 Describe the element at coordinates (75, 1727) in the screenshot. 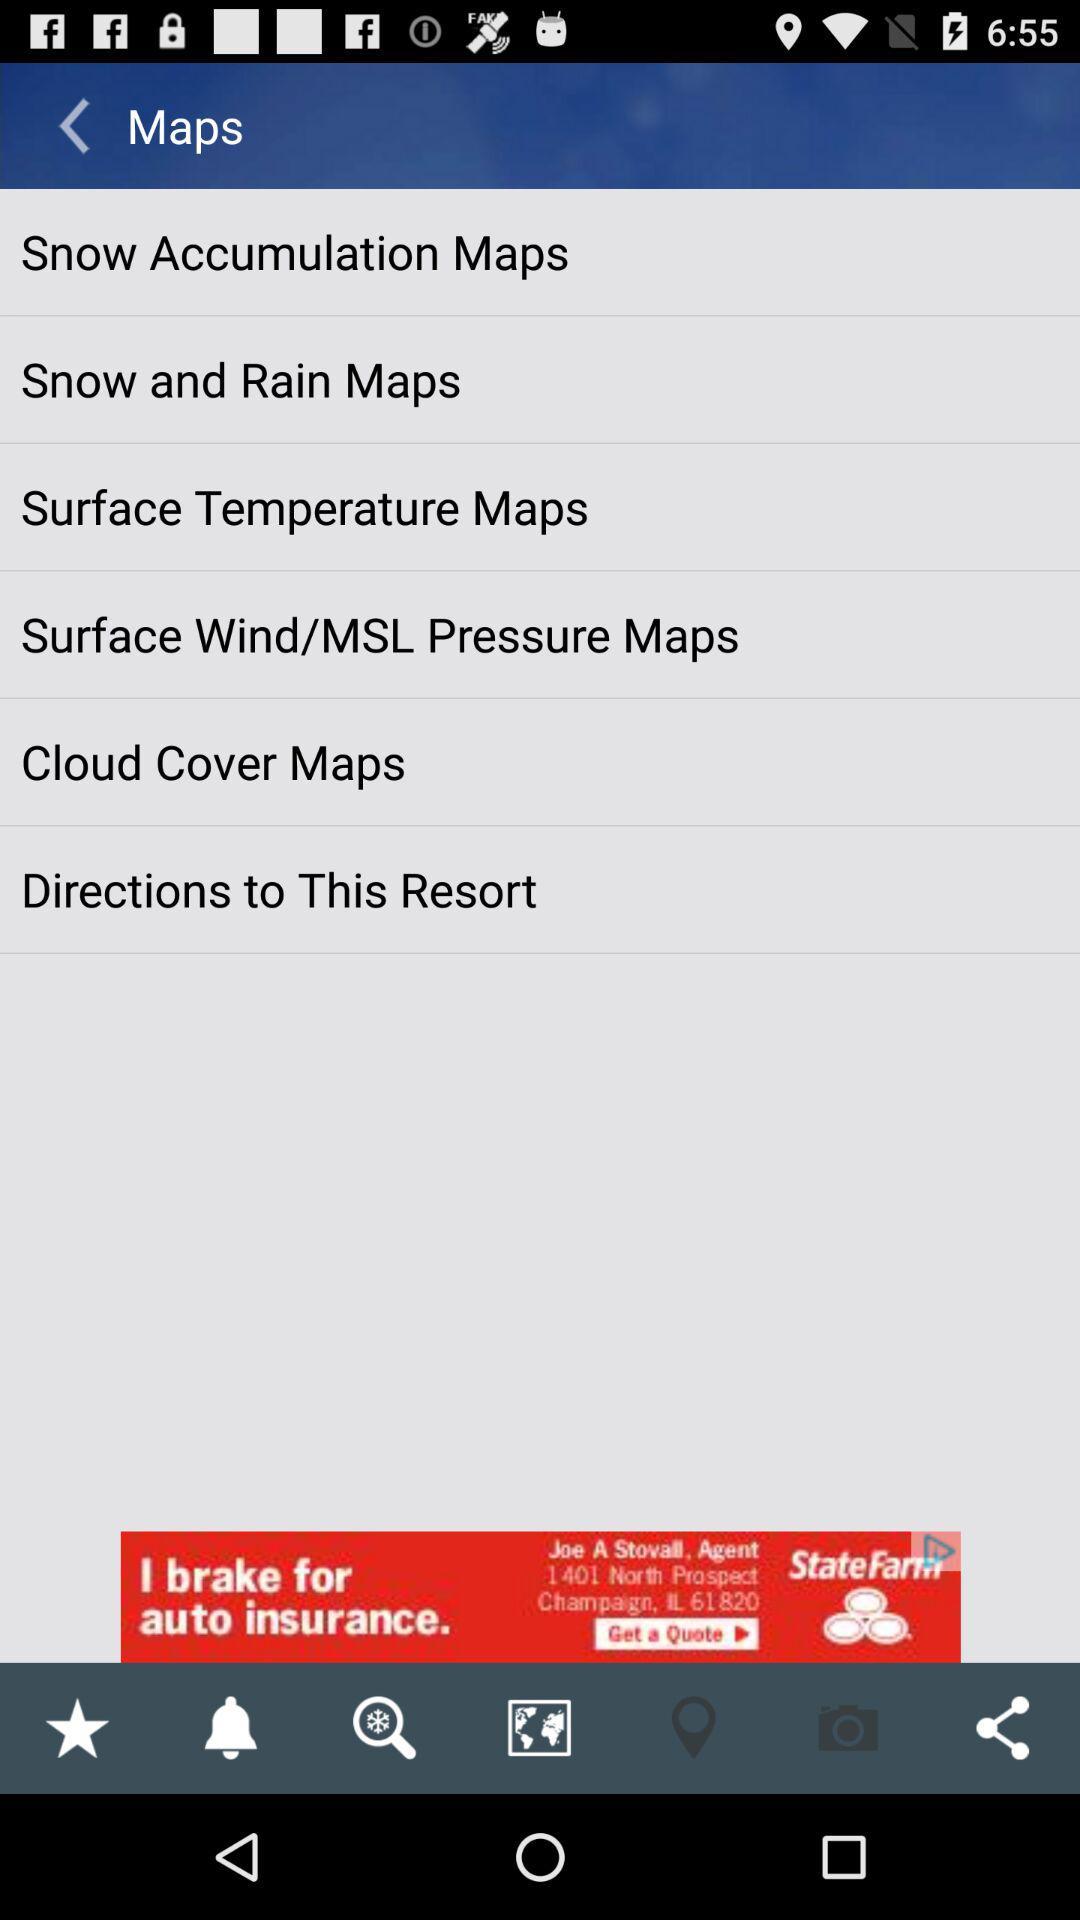

I see `favorites section` at that location.